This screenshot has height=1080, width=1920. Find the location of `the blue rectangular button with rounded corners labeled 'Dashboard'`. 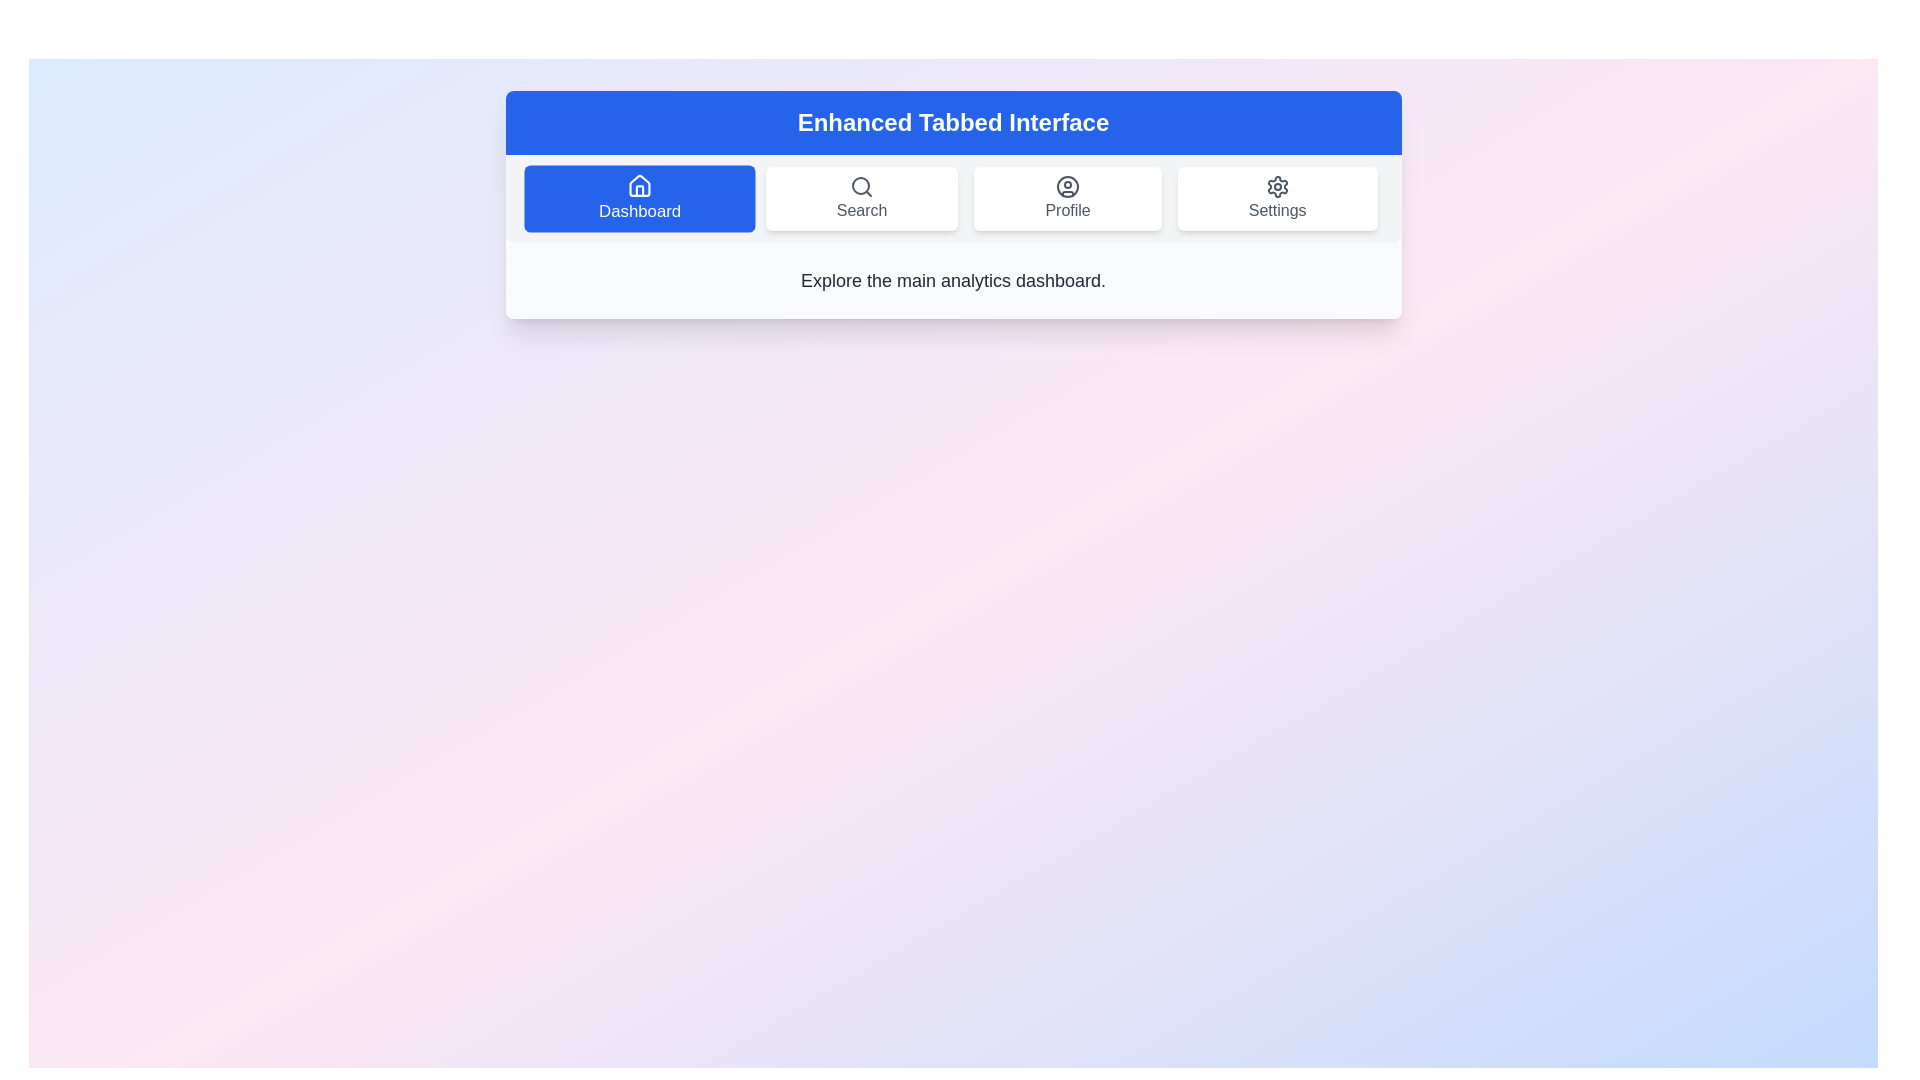

the blue rectangular button with rounded corners labeled 'Dashboard' is located at coordinates (638, 199).